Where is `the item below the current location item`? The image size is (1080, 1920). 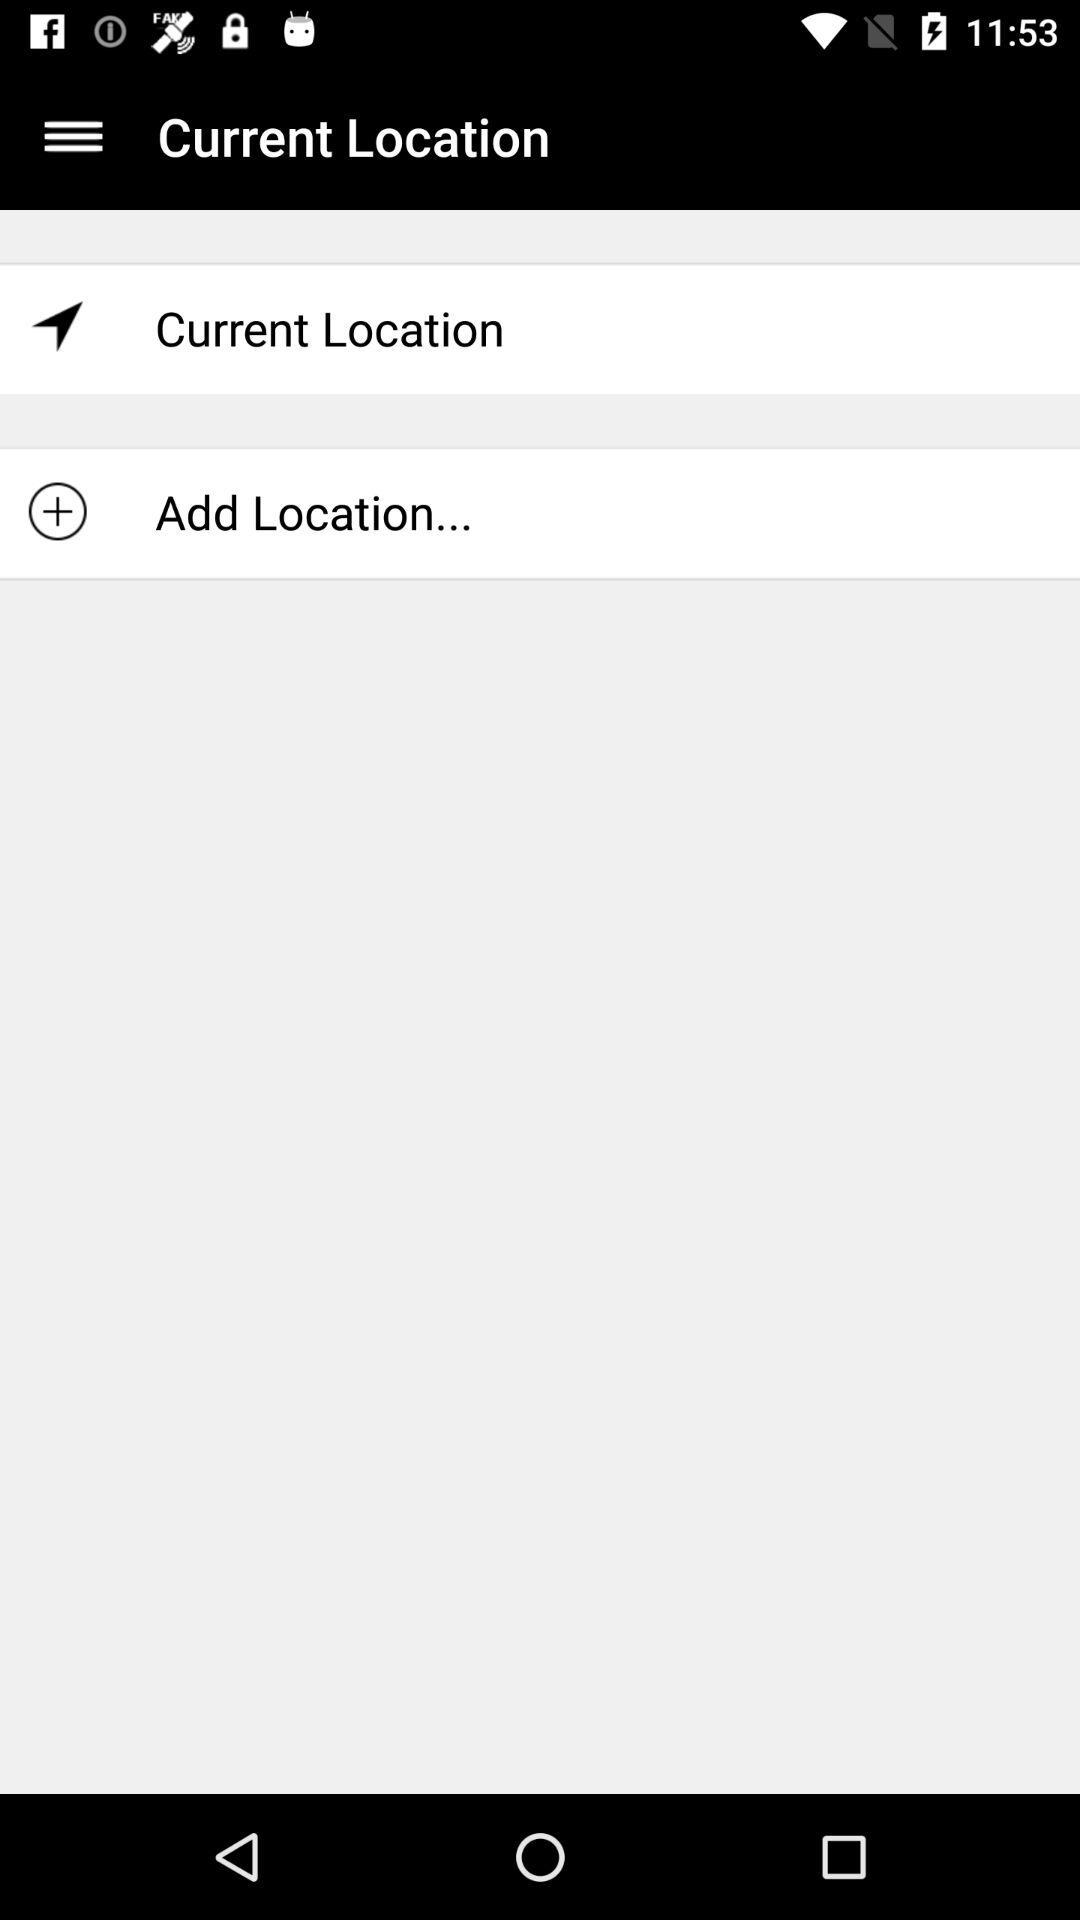
the item below the current location item is located at coordinates (540, 511).